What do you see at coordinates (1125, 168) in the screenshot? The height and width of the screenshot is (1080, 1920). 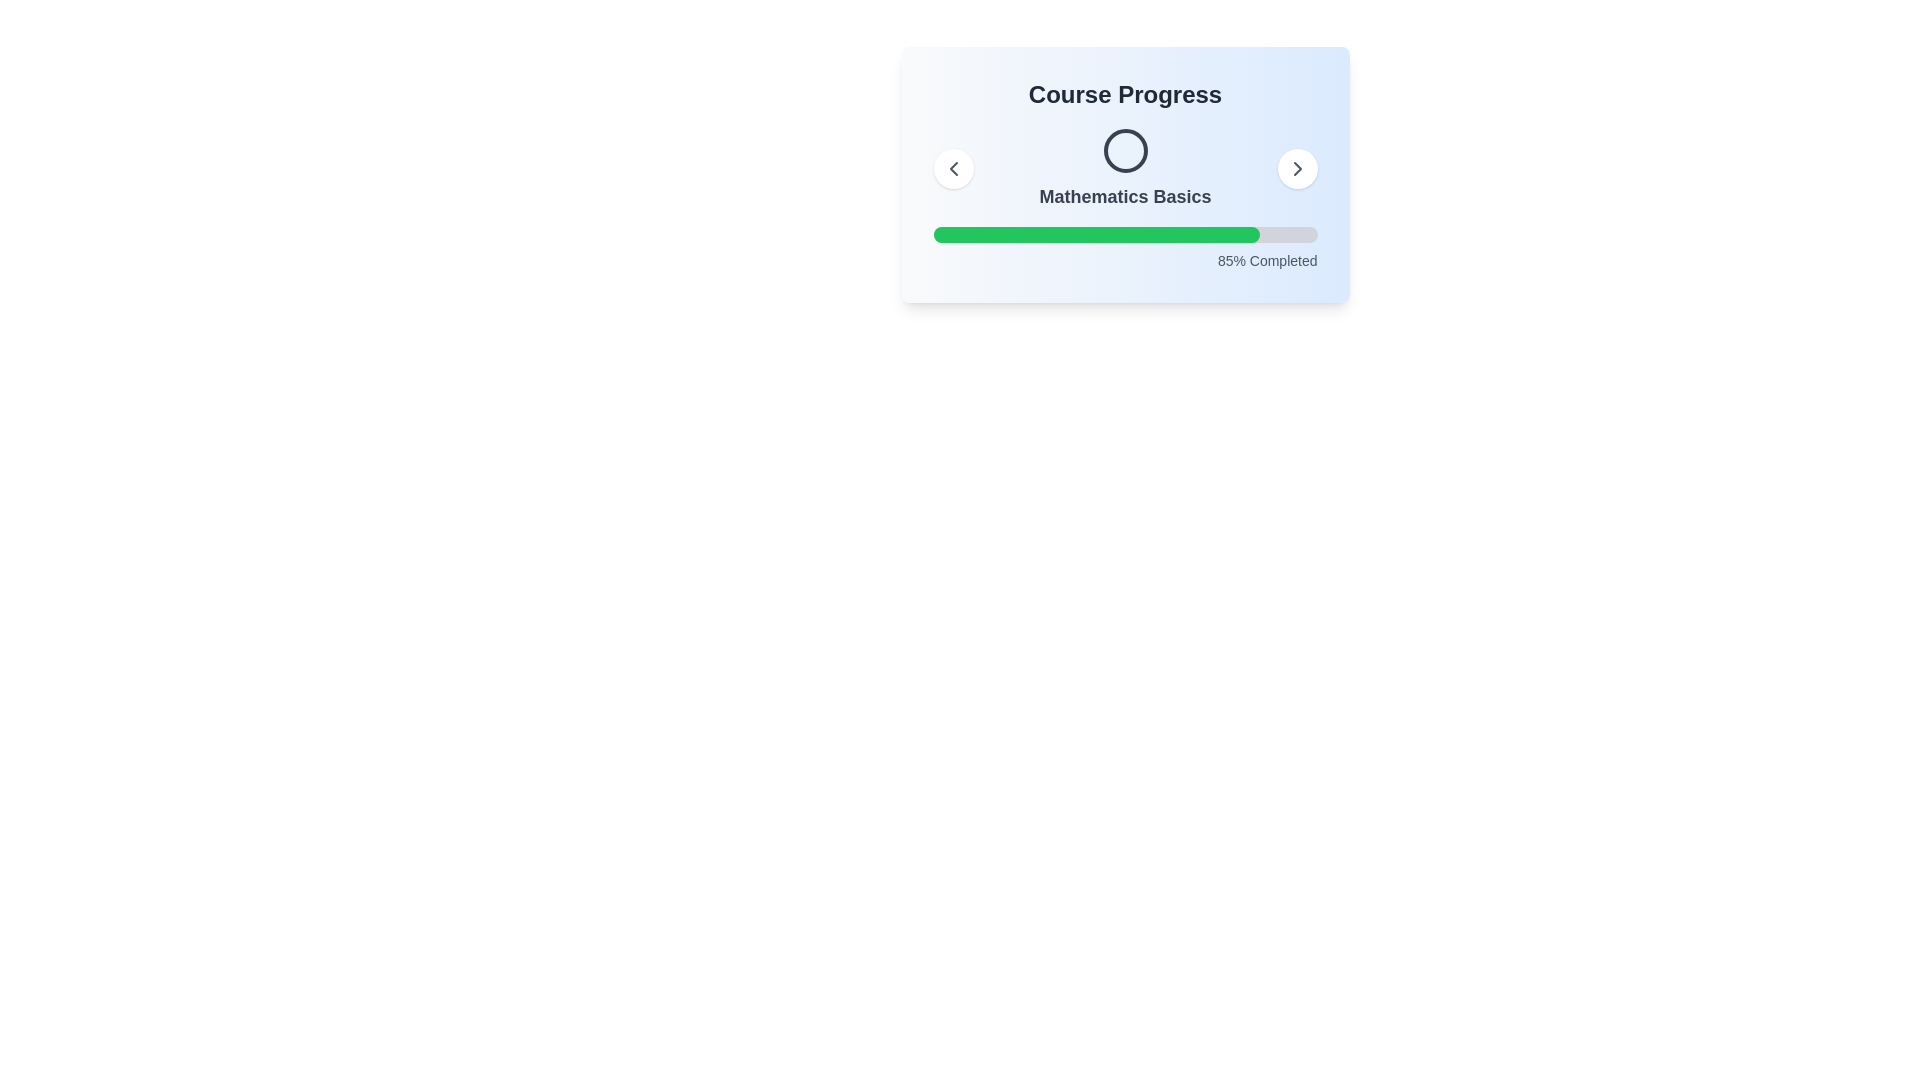 I see `the circle icon in the 'Mathematics Basics' section` at bounding box center [1125, 168].